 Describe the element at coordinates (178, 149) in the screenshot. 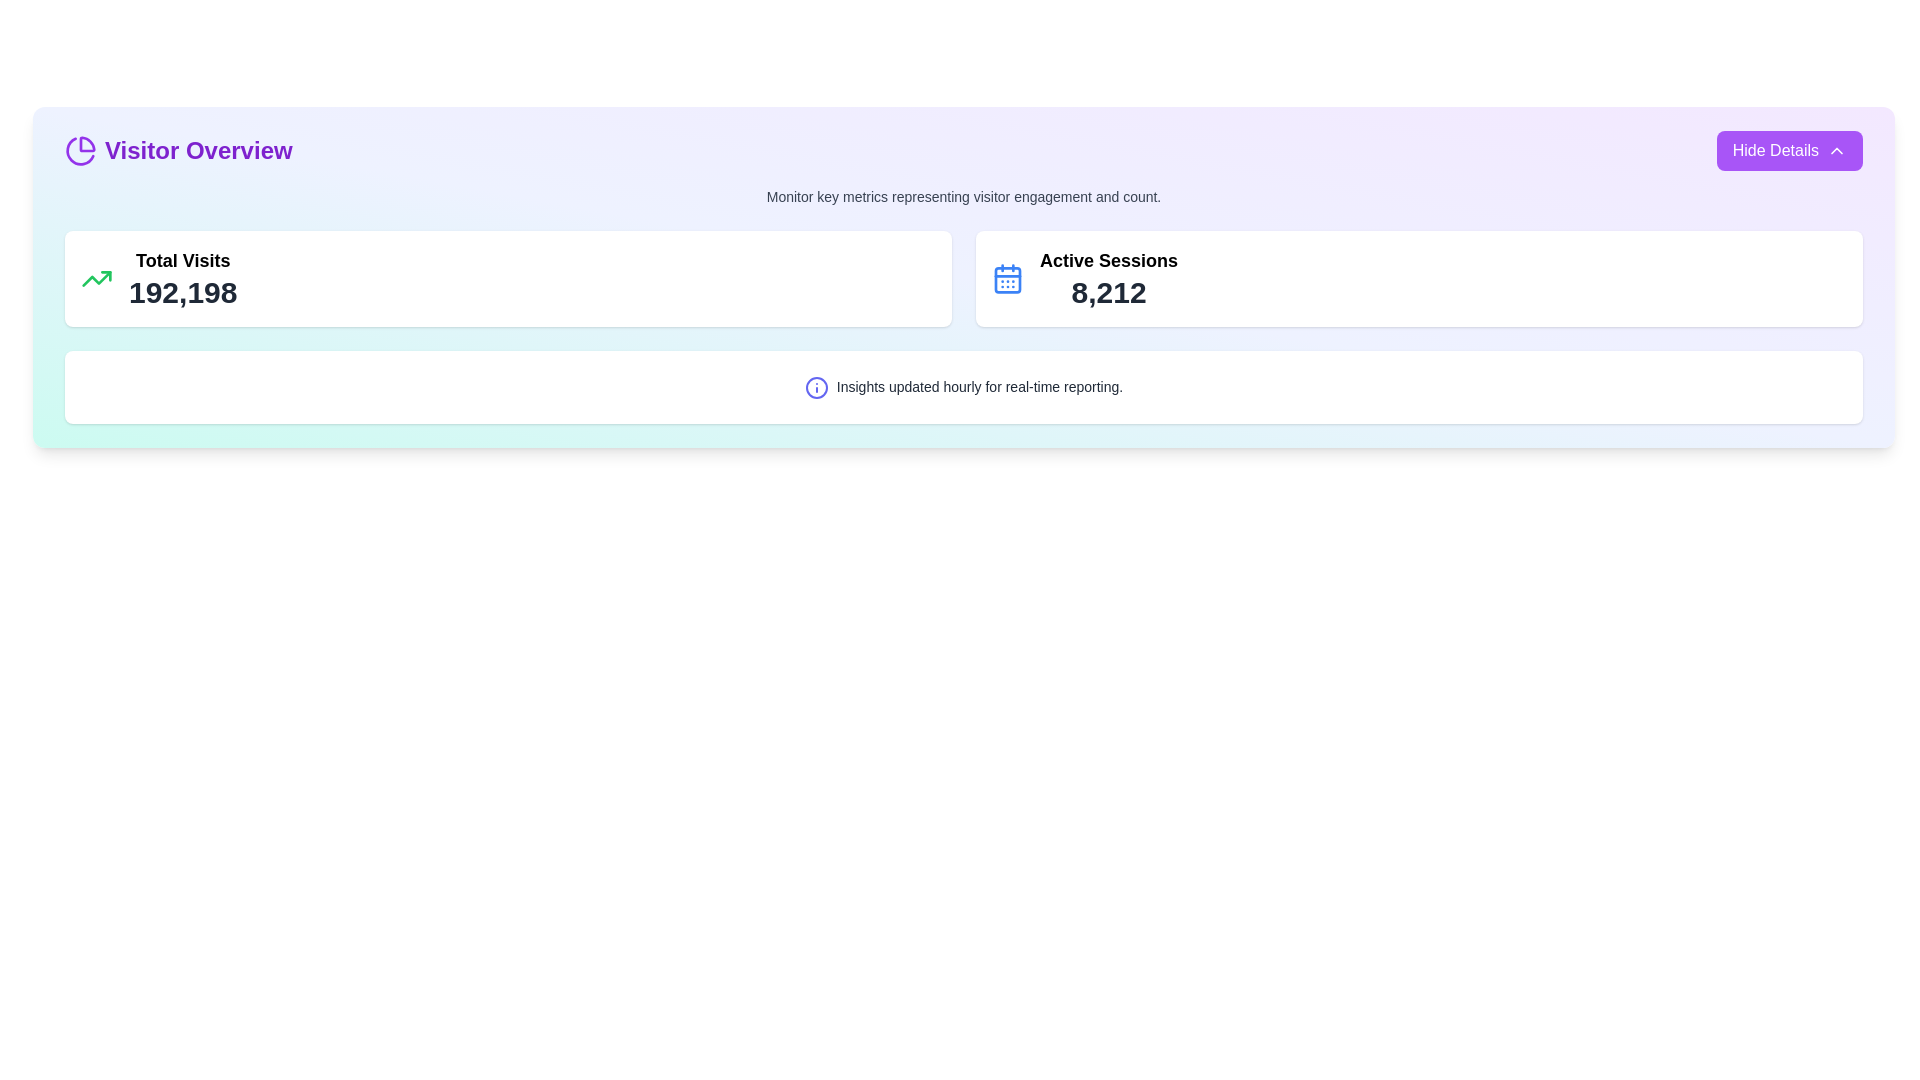

I see `the 'Visitor Overview' text block with a purple pie chart icon located at the top-left corner of the interface` at that location.